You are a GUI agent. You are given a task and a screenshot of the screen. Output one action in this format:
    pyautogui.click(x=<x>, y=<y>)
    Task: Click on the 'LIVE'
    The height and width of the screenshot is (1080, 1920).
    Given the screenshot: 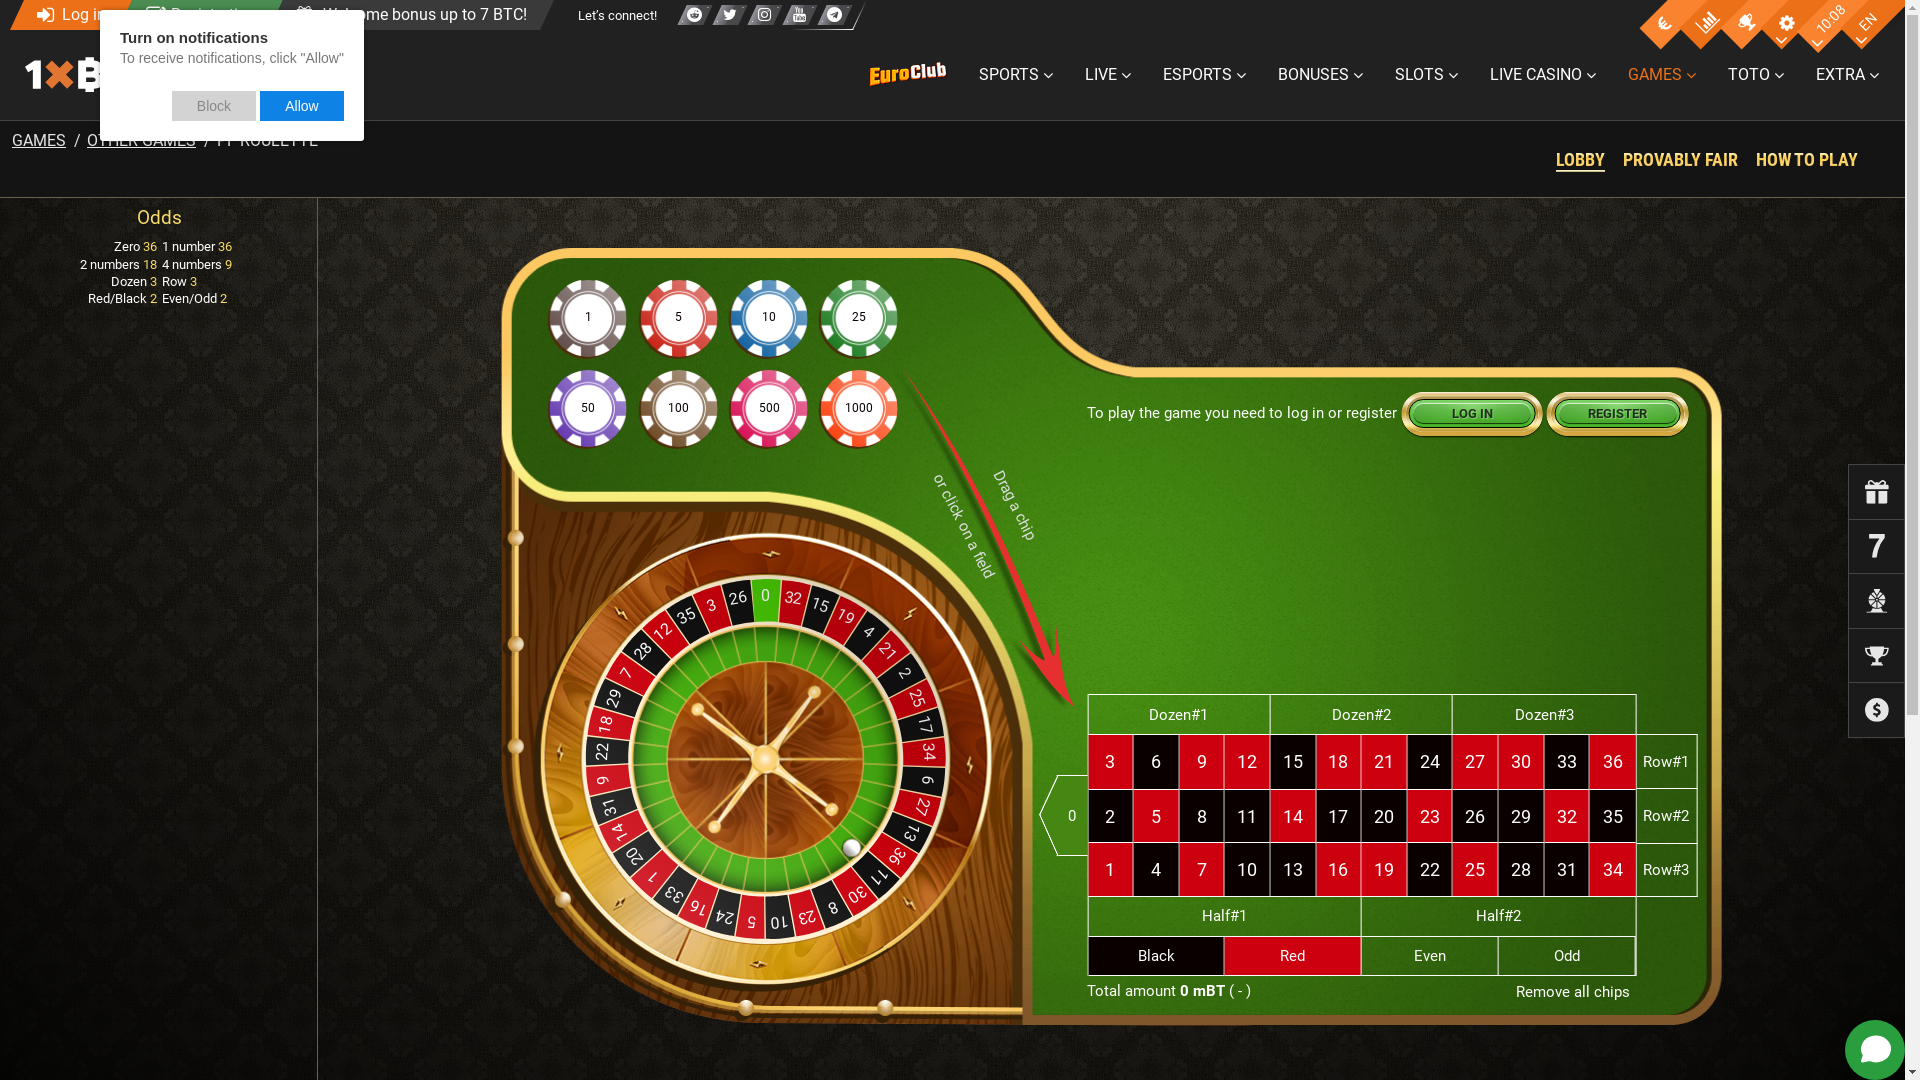 What is the action you would take?
    pyautogui.click(x=1068, y=73)
    